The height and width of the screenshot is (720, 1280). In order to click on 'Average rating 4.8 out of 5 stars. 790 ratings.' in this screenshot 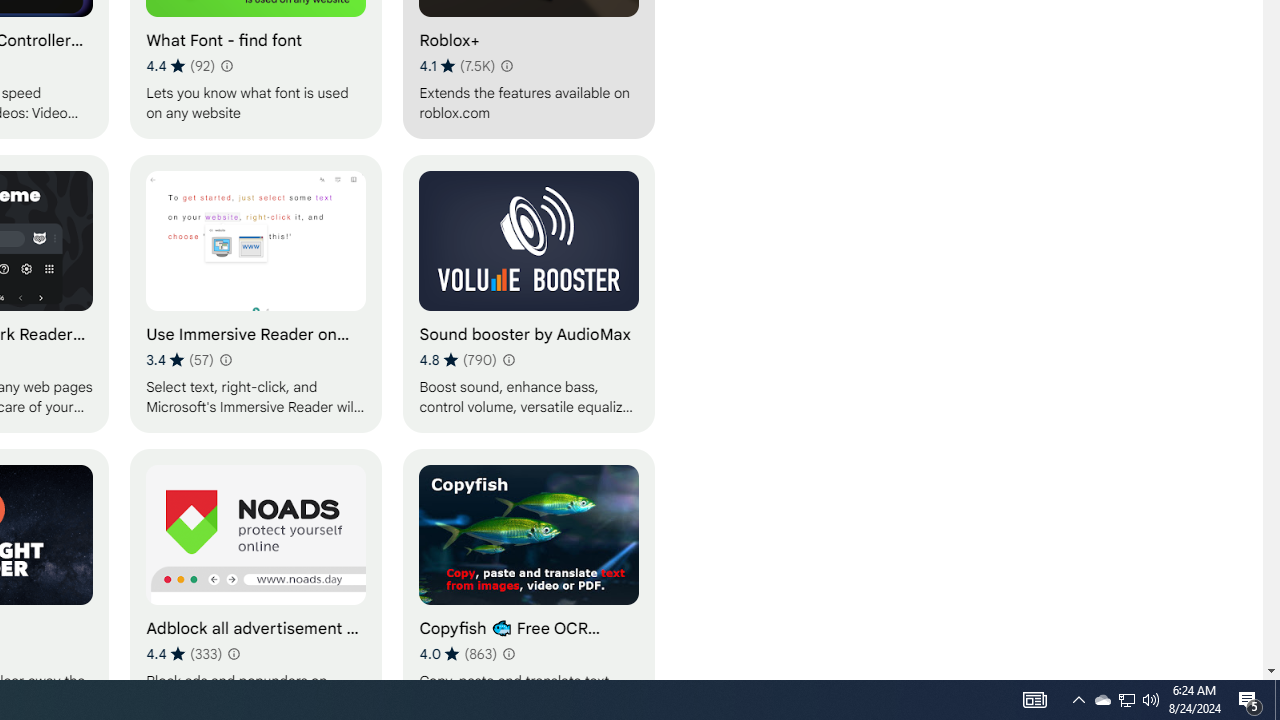, I will do `click(457, 360)`.